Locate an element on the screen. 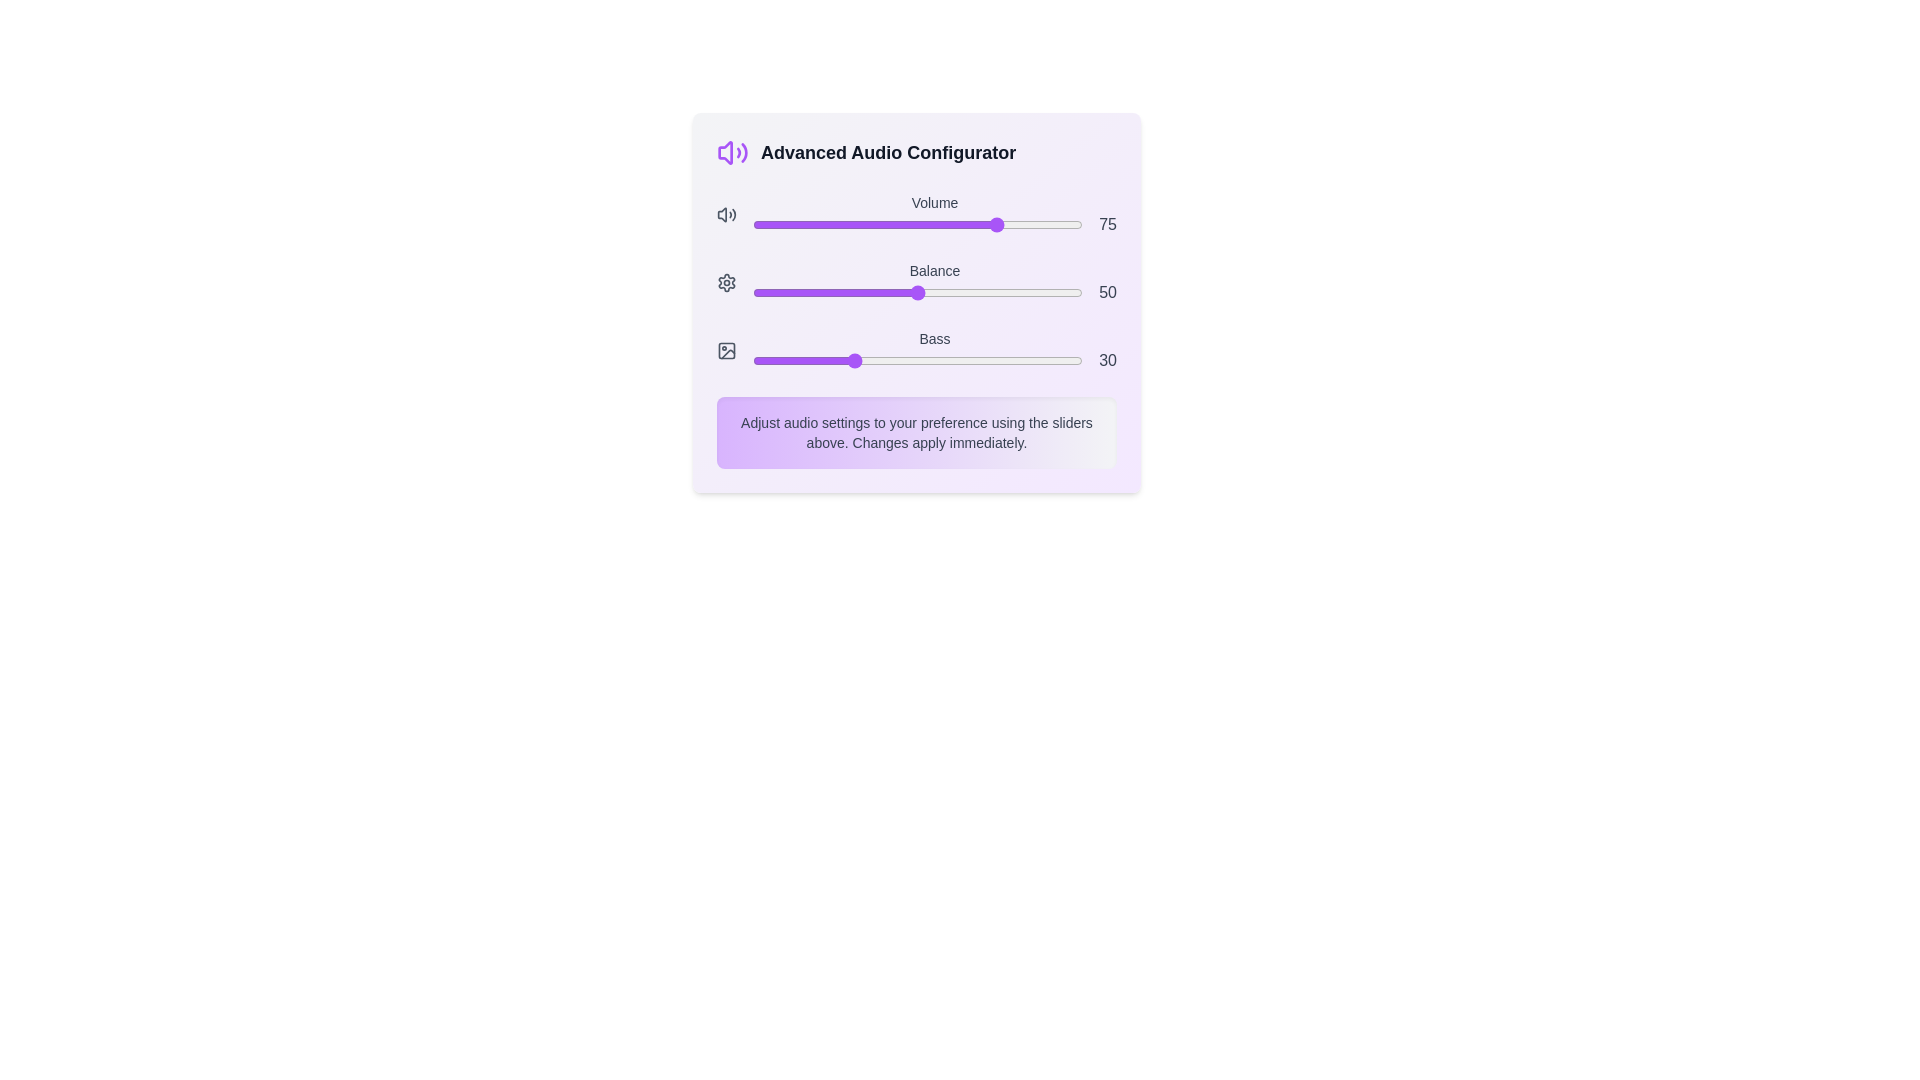 The width and height of the screenshot is (1920, 1080). the volume slider to set the volume to 59% is located at coordinates (946, 224).